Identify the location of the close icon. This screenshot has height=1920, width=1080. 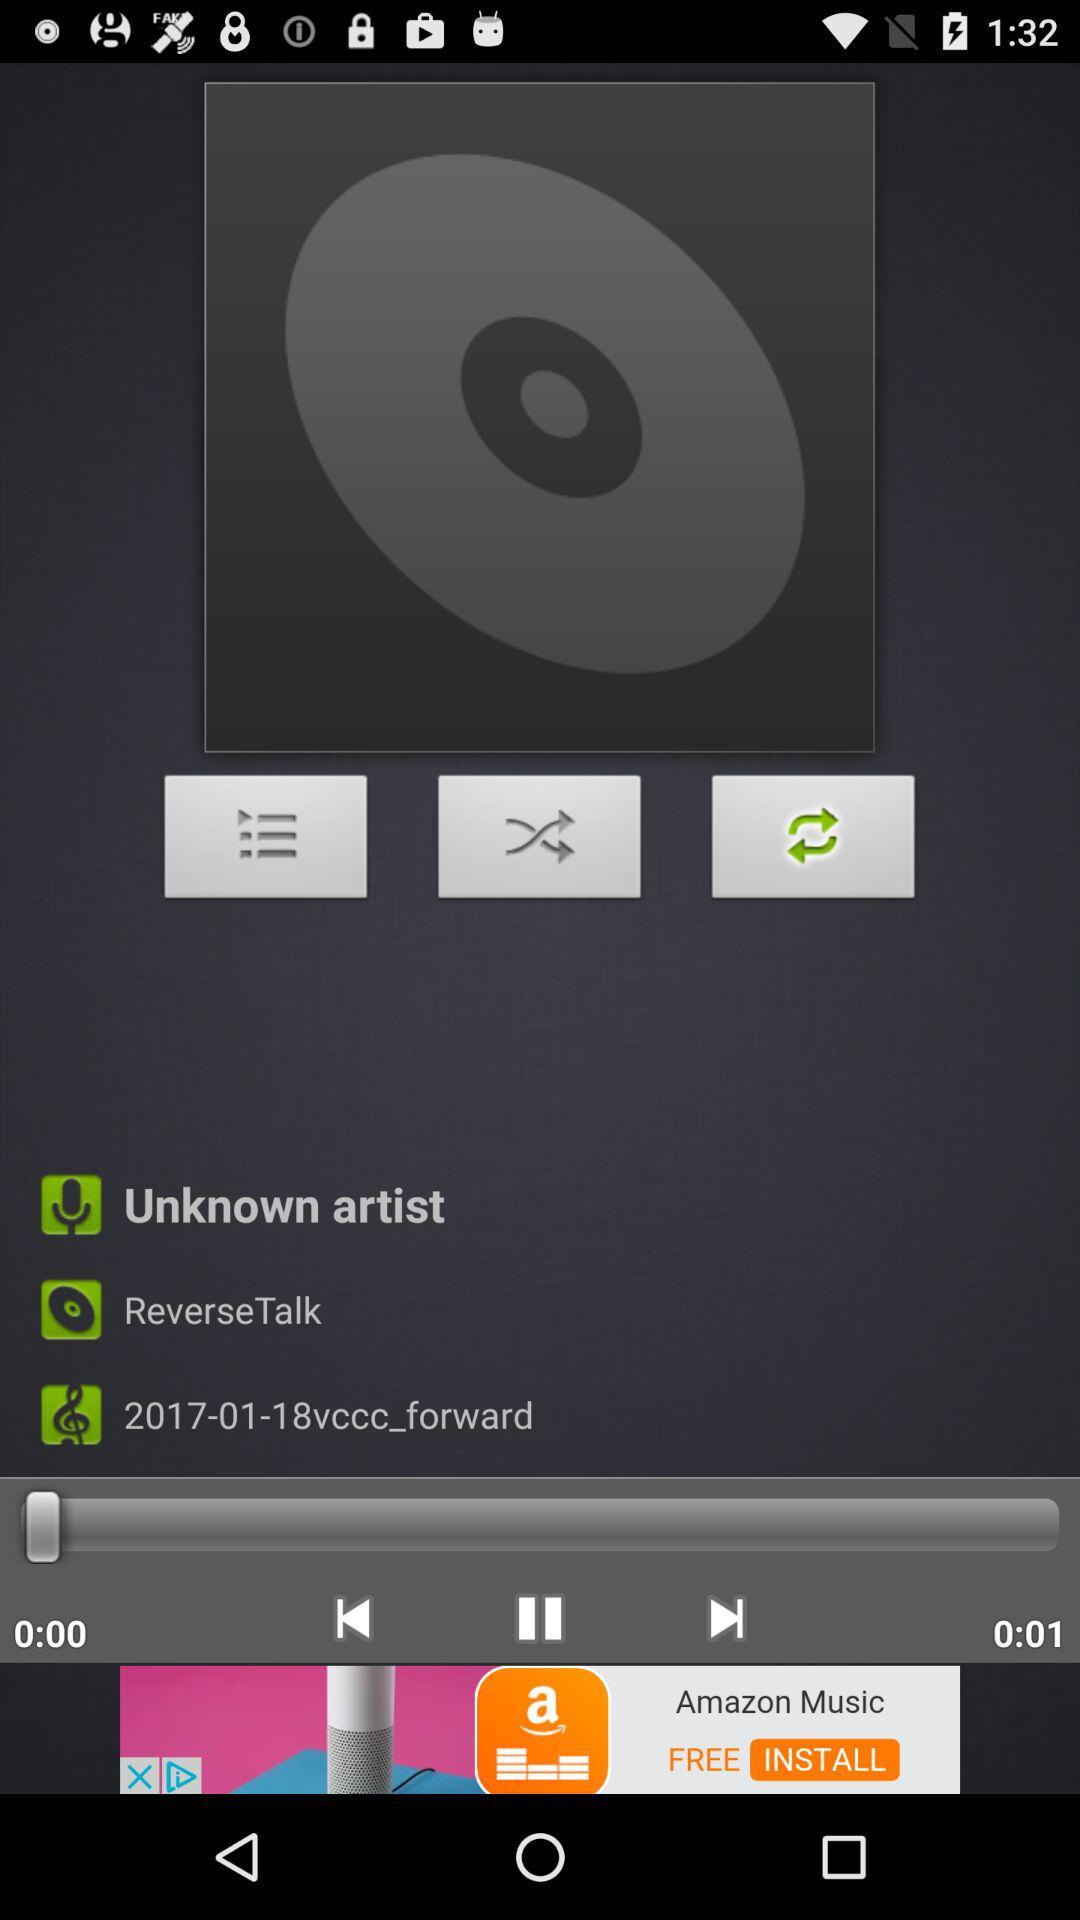
(540, 900).